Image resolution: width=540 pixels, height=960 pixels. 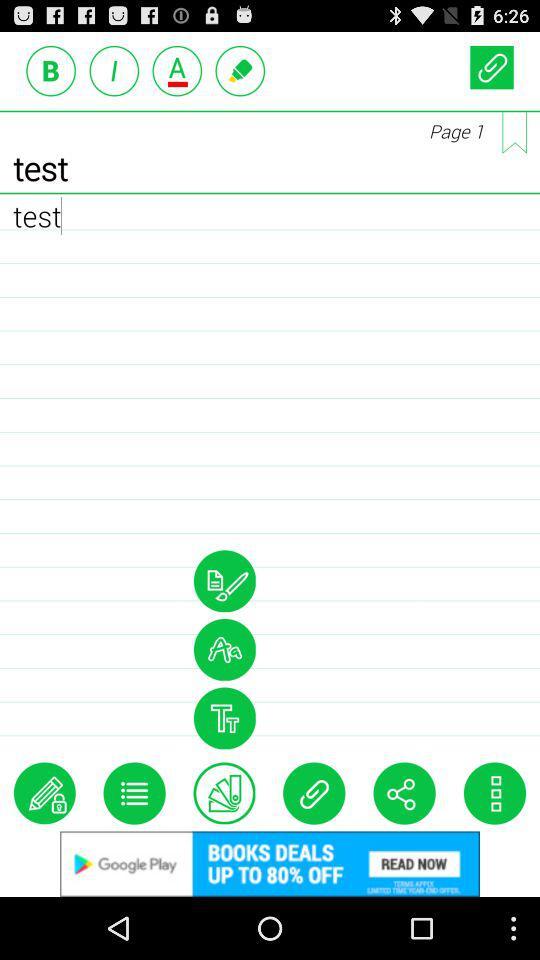 I want to click on the edit icon, so click(x=44, y=848).